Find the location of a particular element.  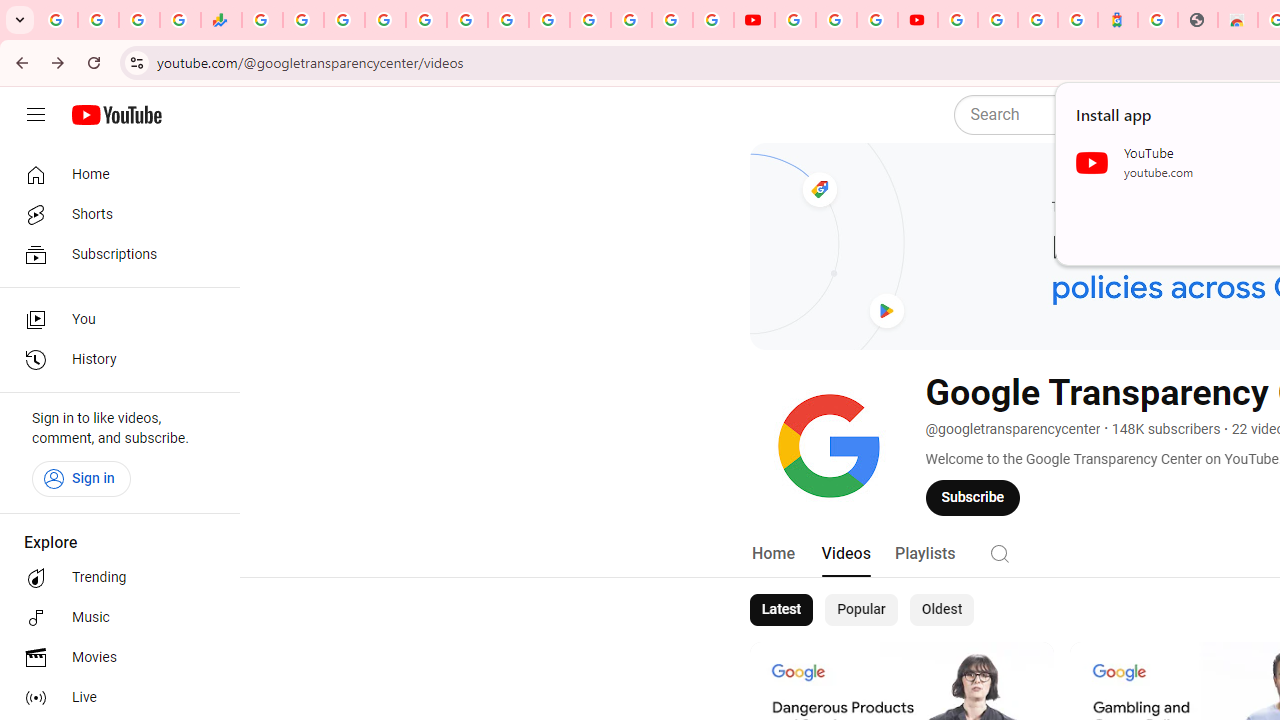

'Music' is located at coordinates (112, 617).